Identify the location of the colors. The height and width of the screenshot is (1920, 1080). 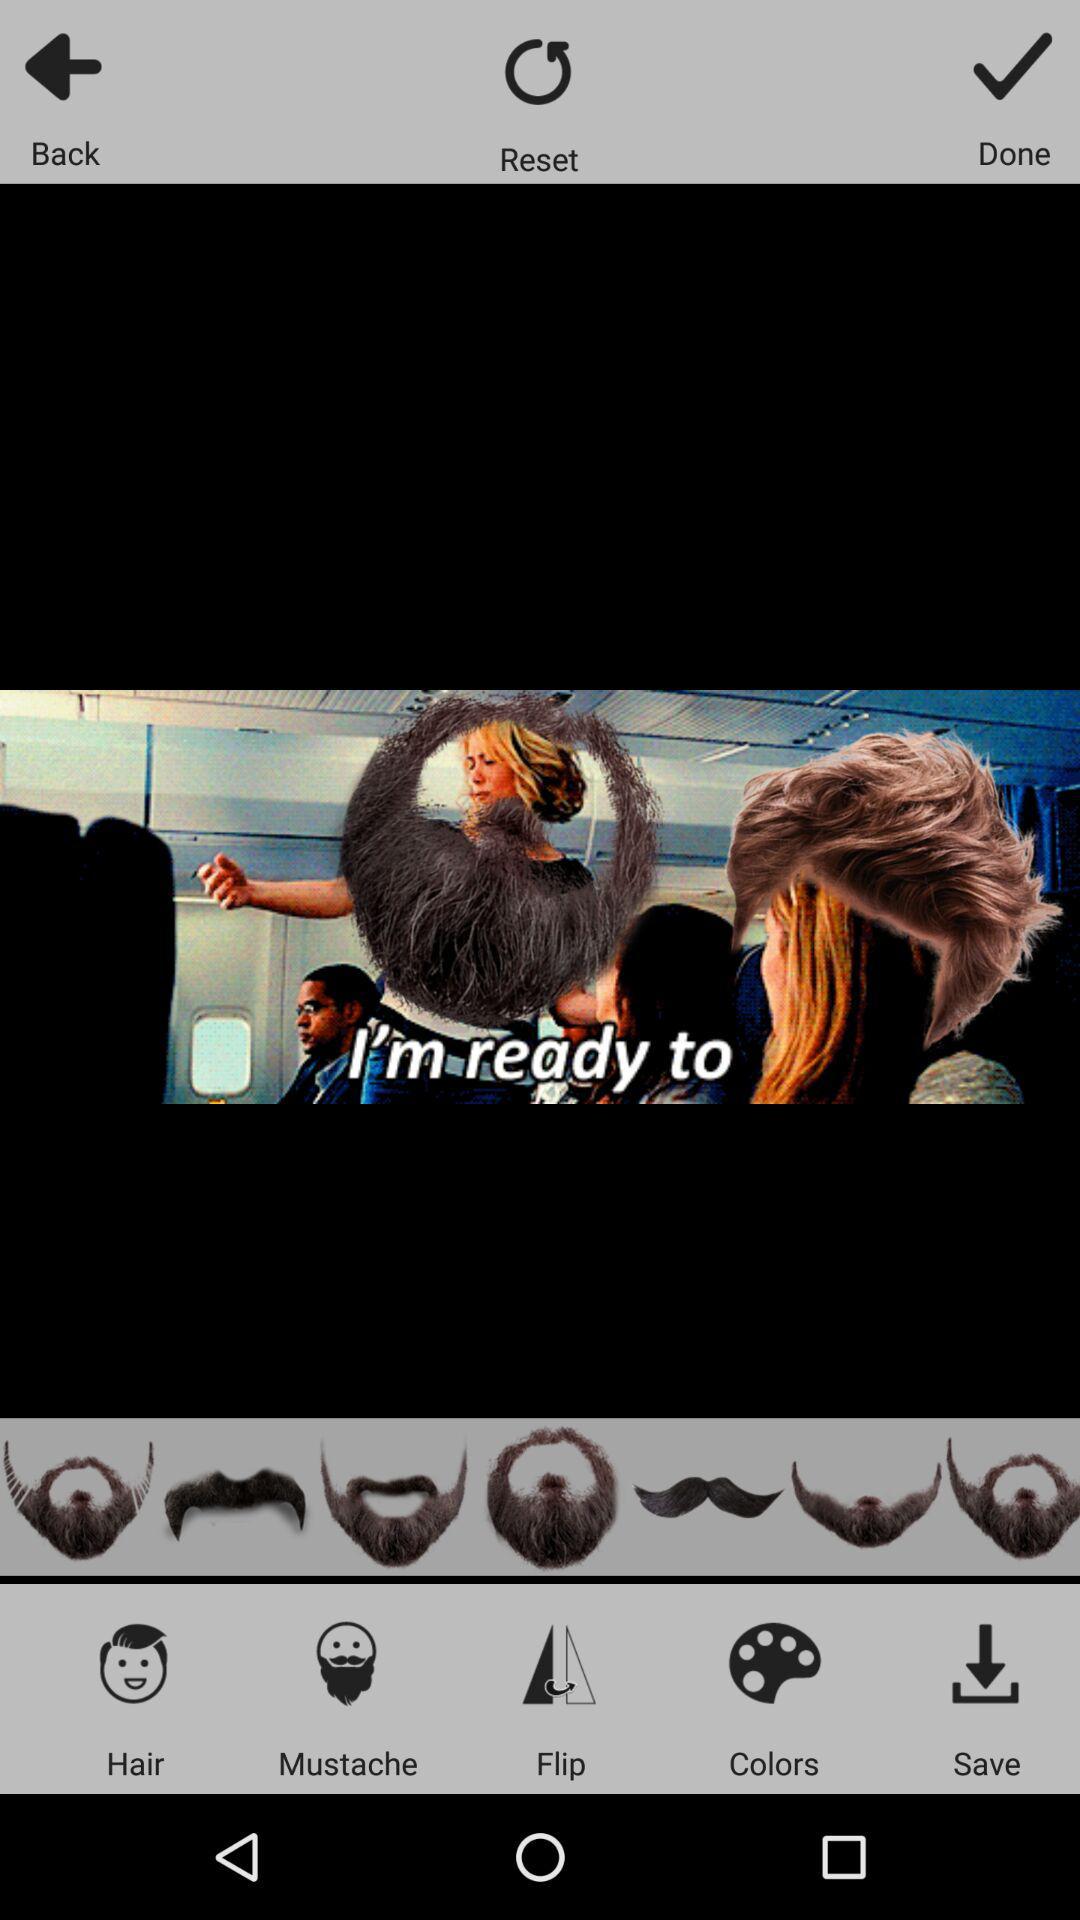
(773, 1662).